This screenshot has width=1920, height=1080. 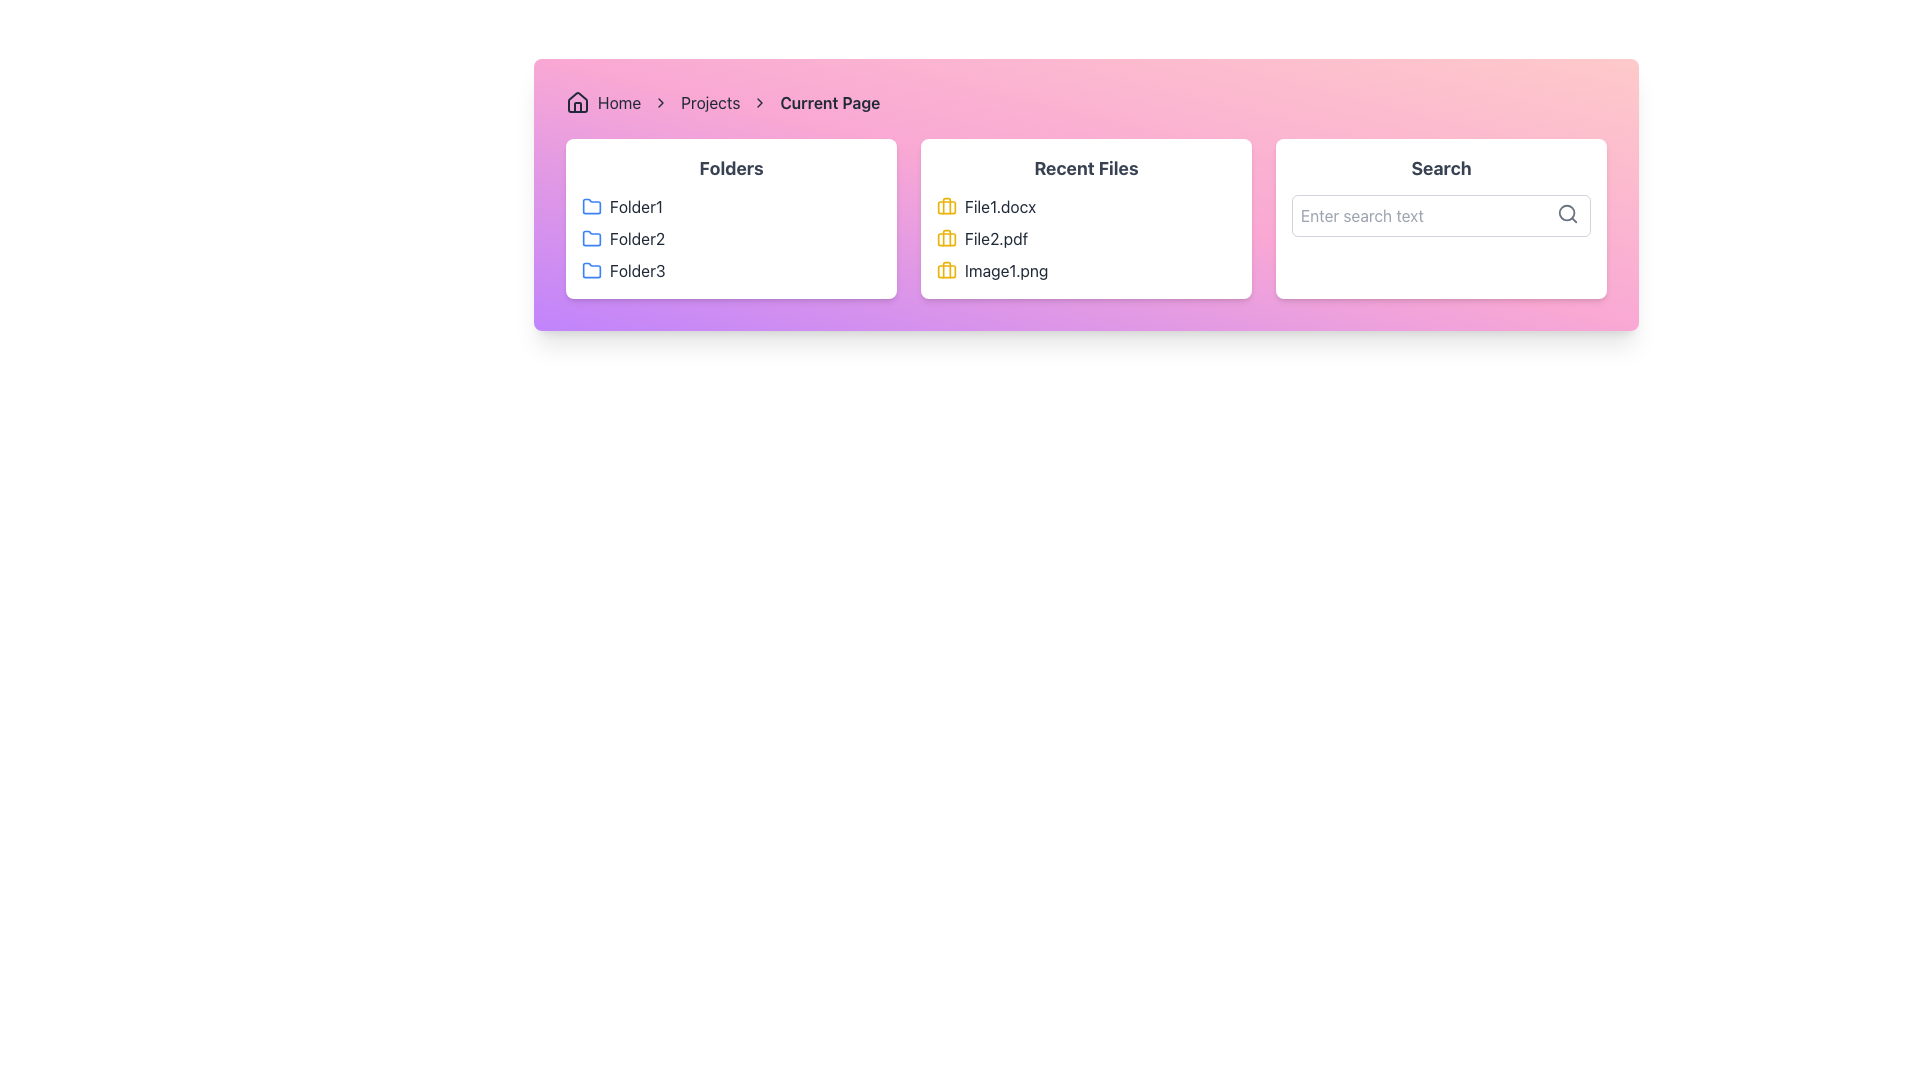 What do you see at coordinates (590, 270) in the screenshot?
I see `the folder icon adjacent to the text label 'Folder3'` at bounding box center [590, 270].